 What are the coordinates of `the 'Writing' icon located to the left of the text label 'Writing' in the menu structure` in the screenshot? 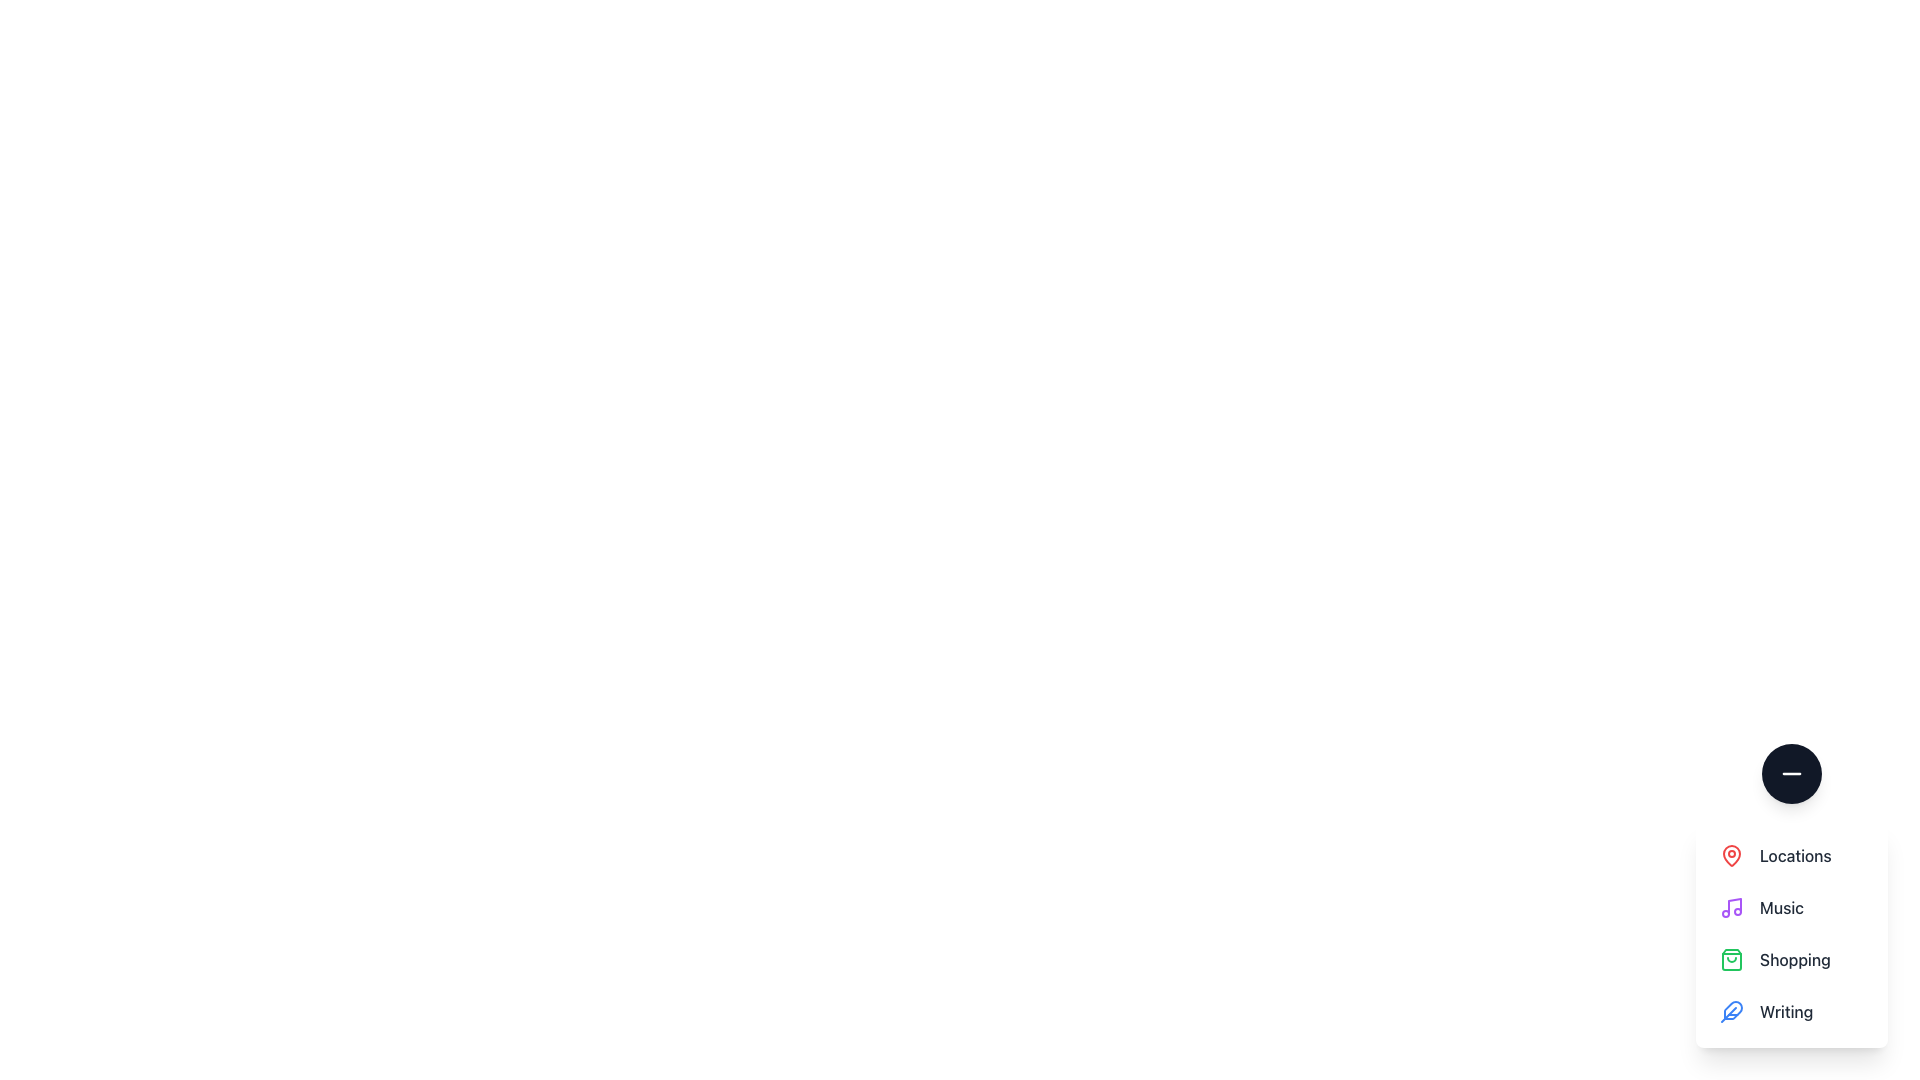 It's located at (1731, 1011).